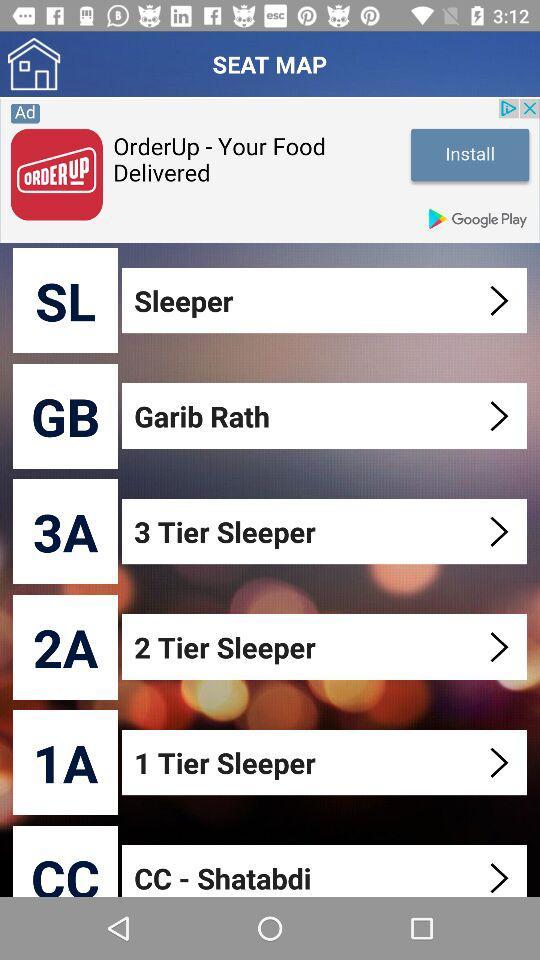 The width and height of the screenshot is (540, 960). I want to click on the item below the sleeper, so click(326, 415).